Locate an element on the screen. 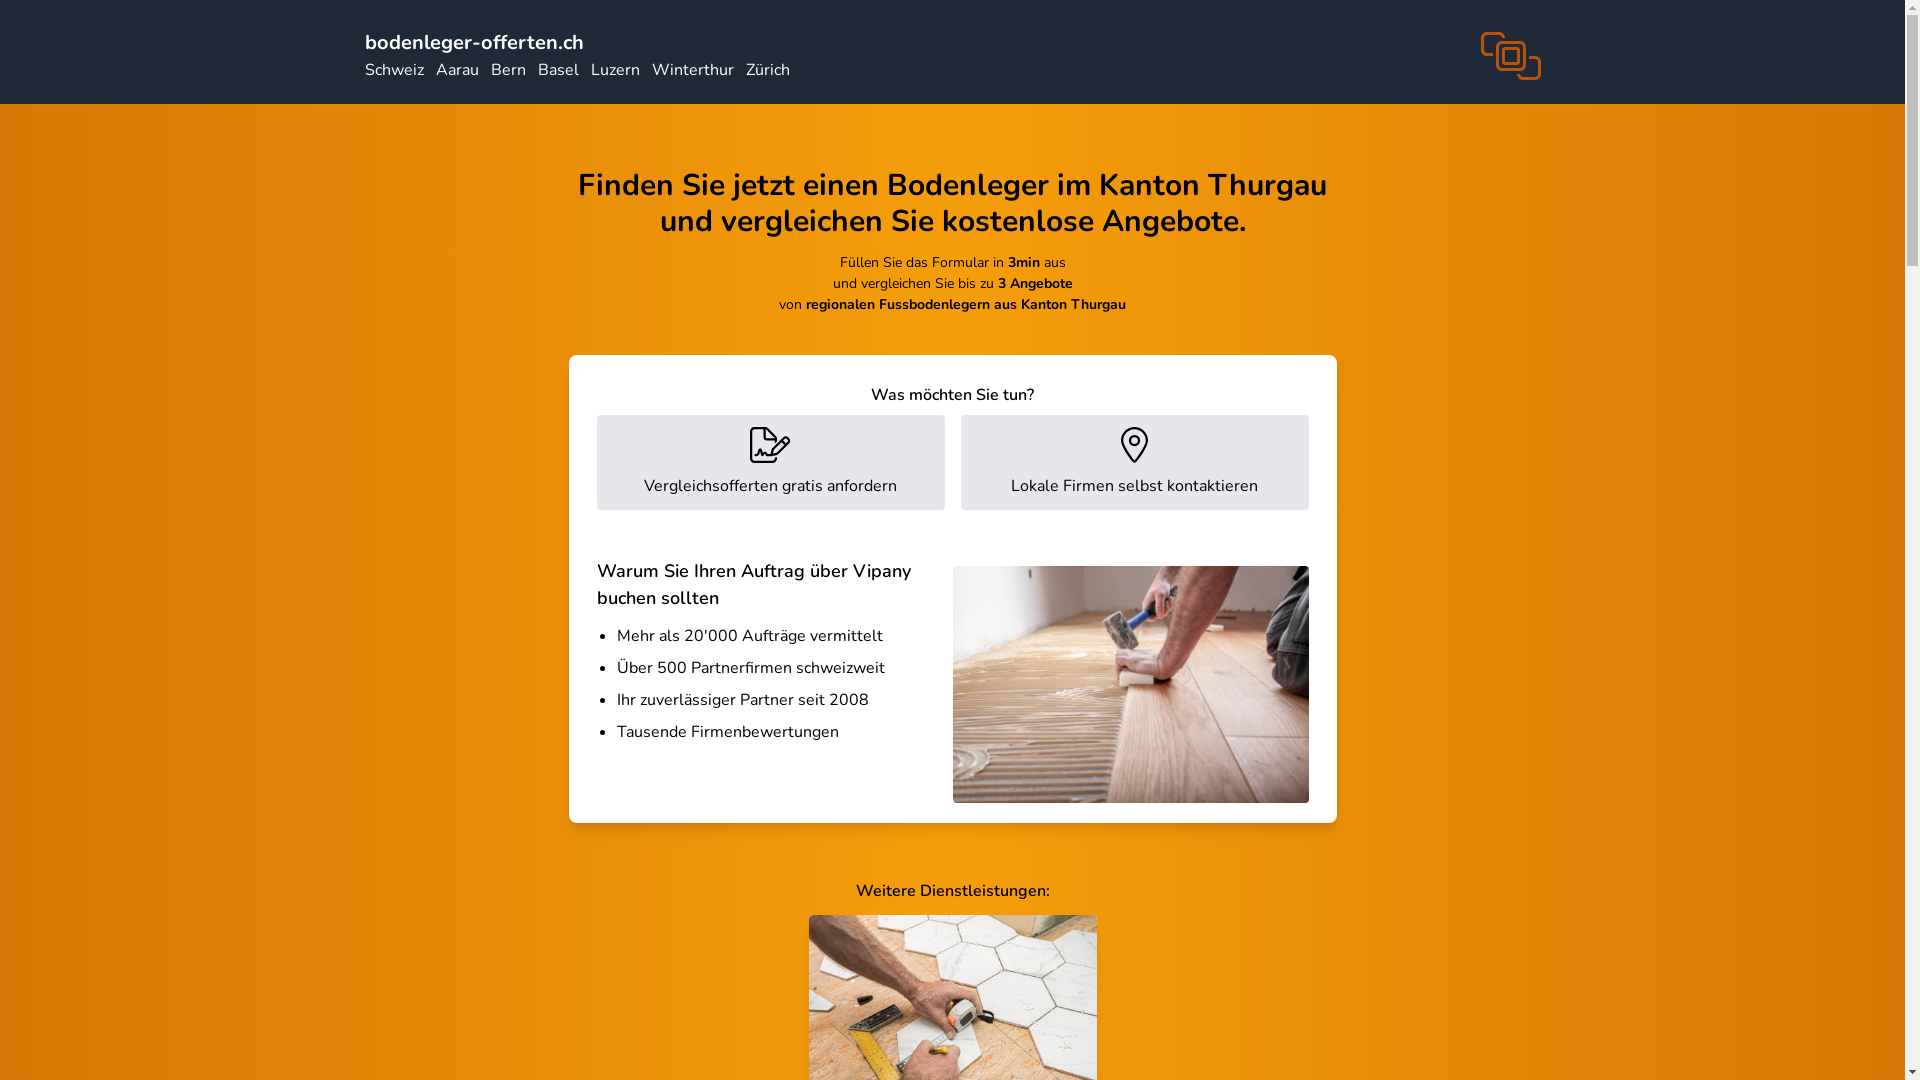 Image resolution: width=1920 pixels, height=1080 pixels. 'Bern' is located at coordinates (507, 68).